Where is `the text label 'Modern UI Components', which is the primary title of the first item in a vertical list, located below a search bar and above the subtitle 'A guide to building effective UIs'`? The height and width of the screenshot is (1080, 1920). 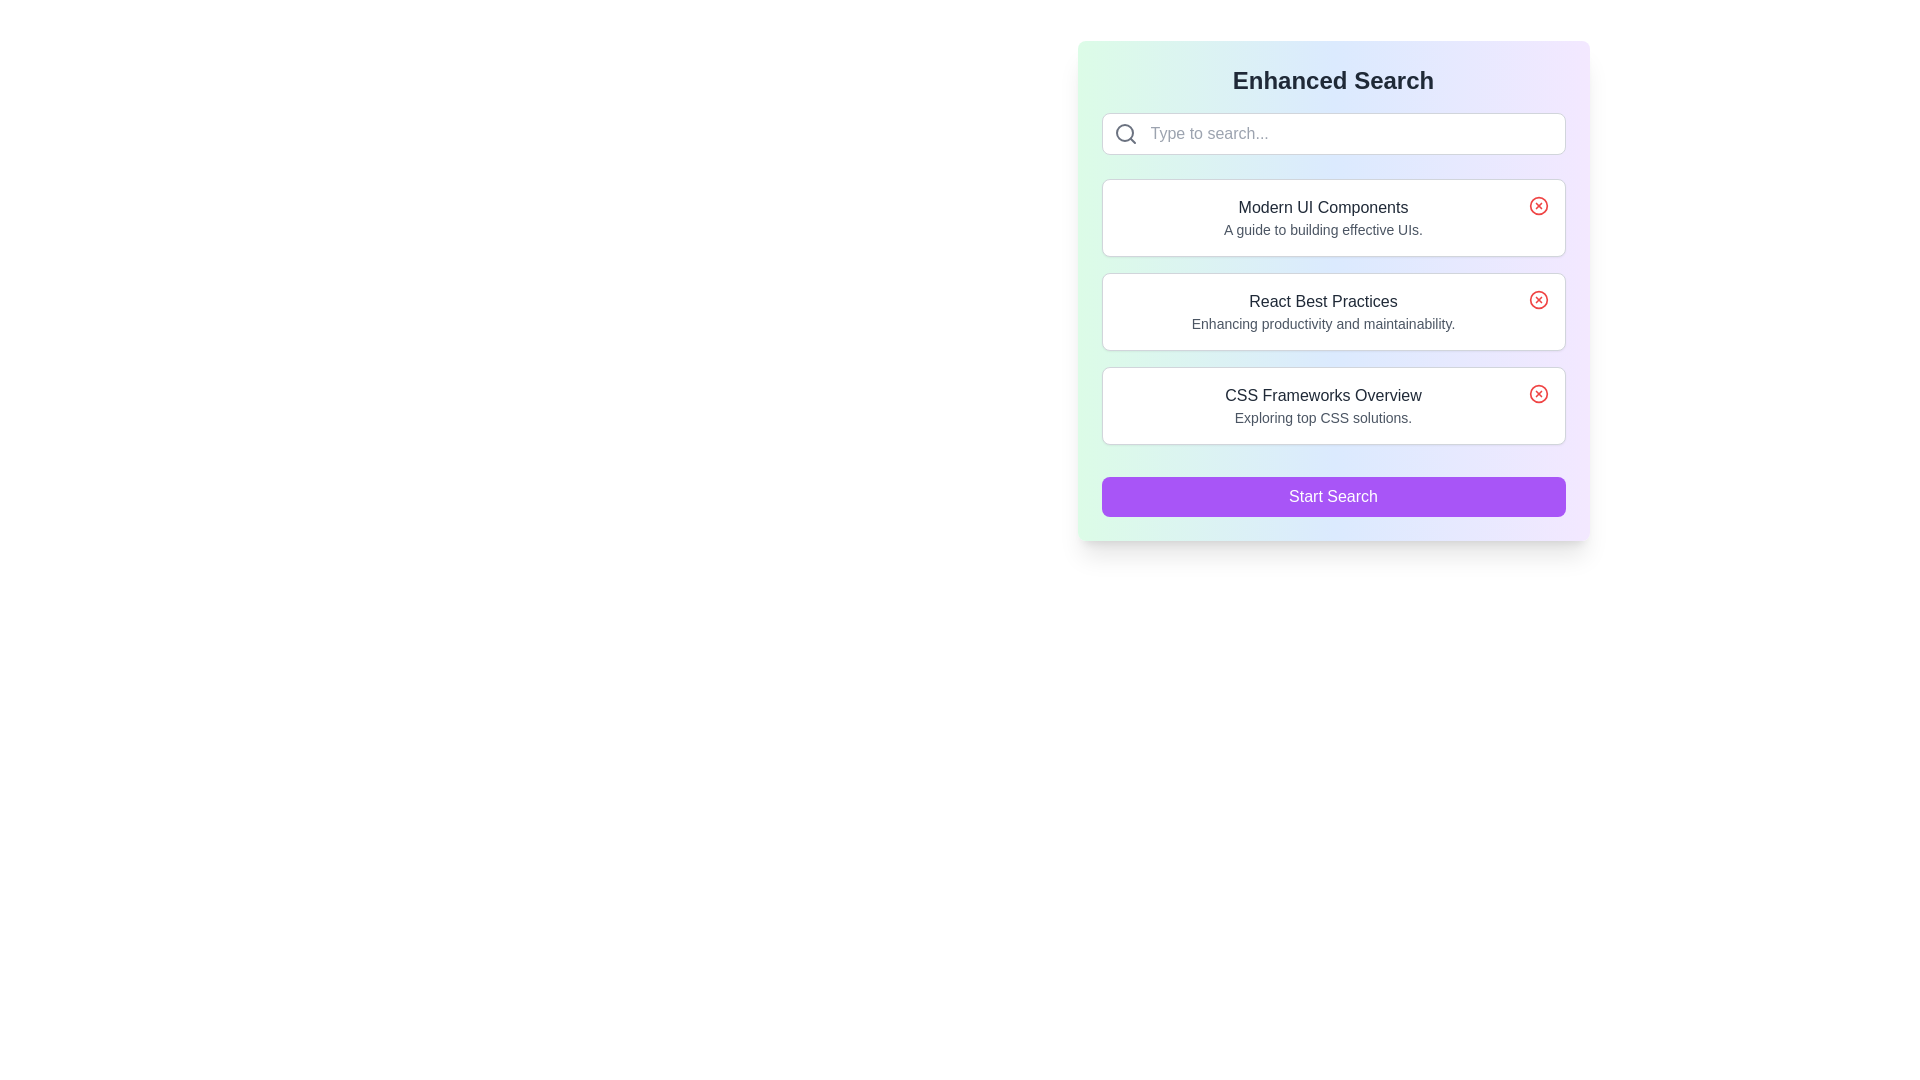
the text label 'Modern UI Components', which is the primary title of the first item in a vertical list, located below a search bar and above the subtitle 'A guide to building effective UIs' is located at coordinates (1323, 208).